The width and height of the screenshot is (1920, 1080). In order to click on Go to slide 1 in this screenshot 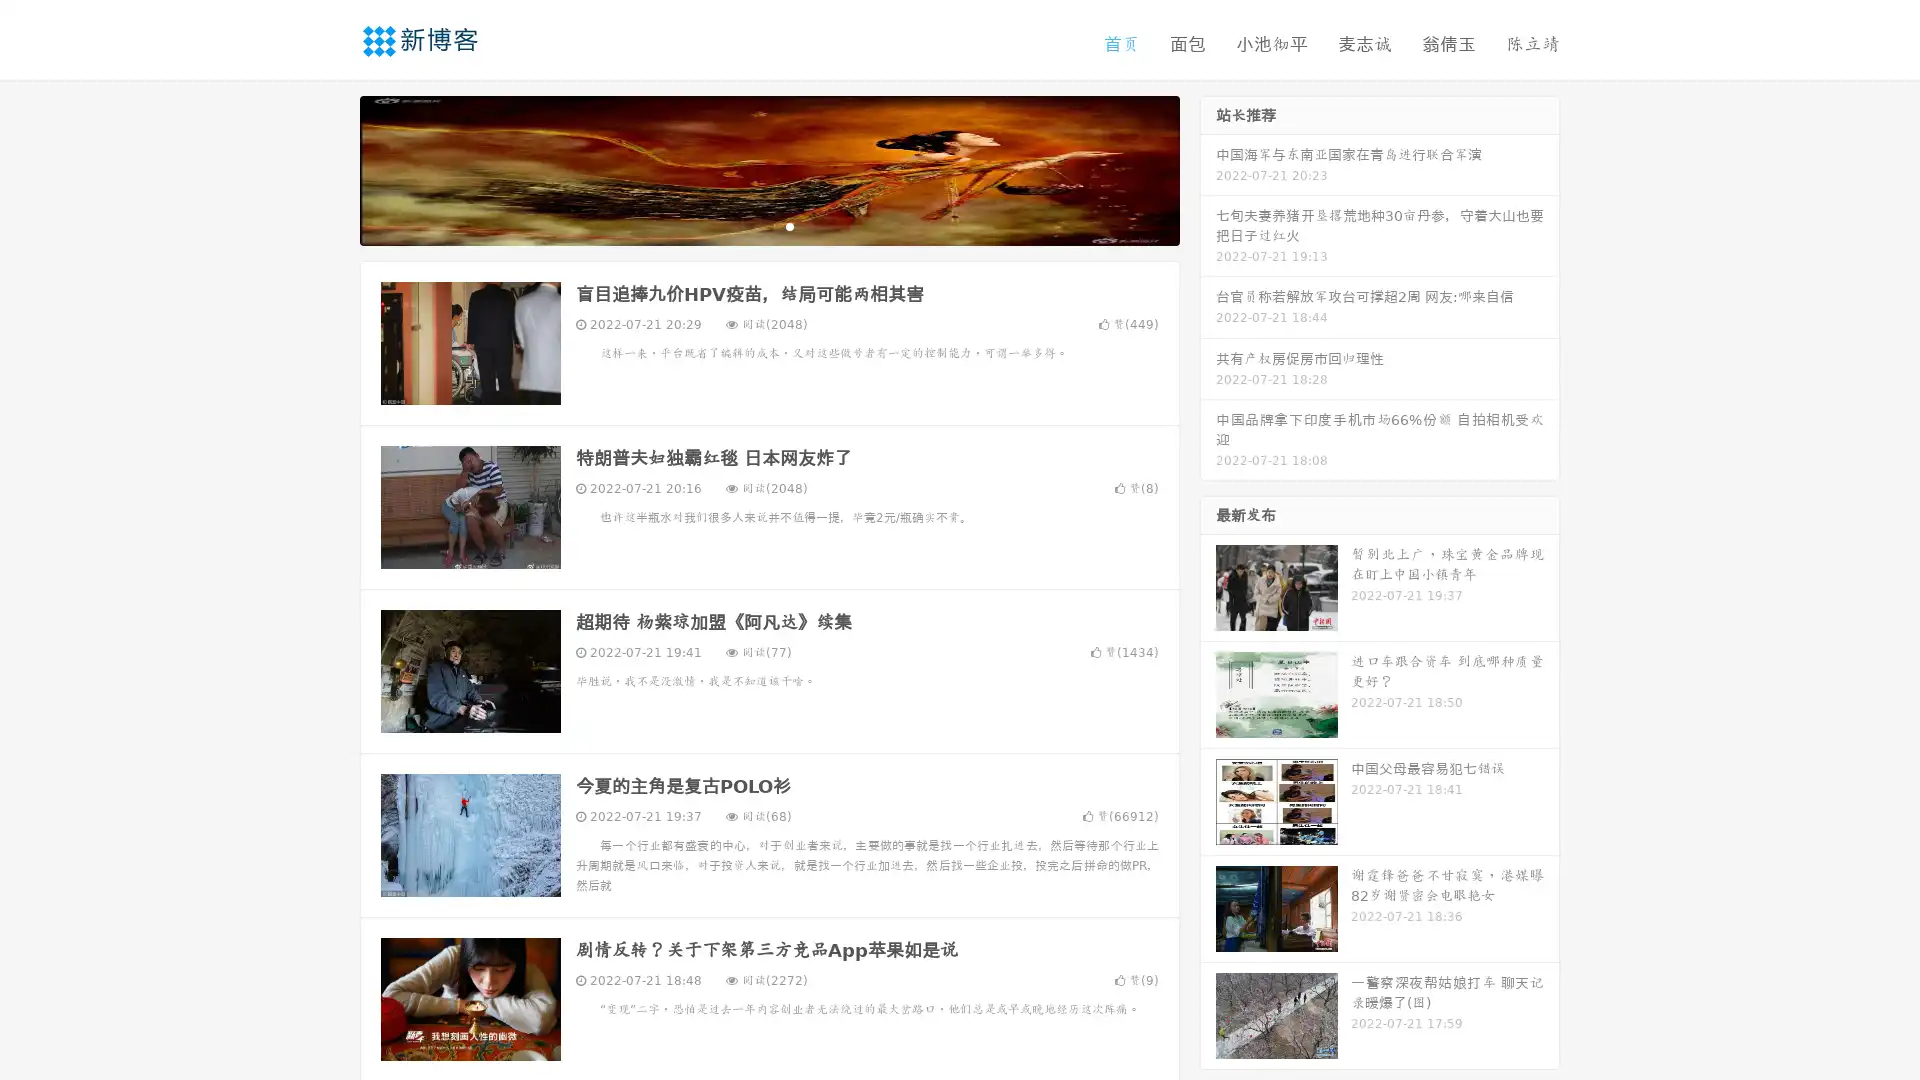, I will do `click(748, 225)`.